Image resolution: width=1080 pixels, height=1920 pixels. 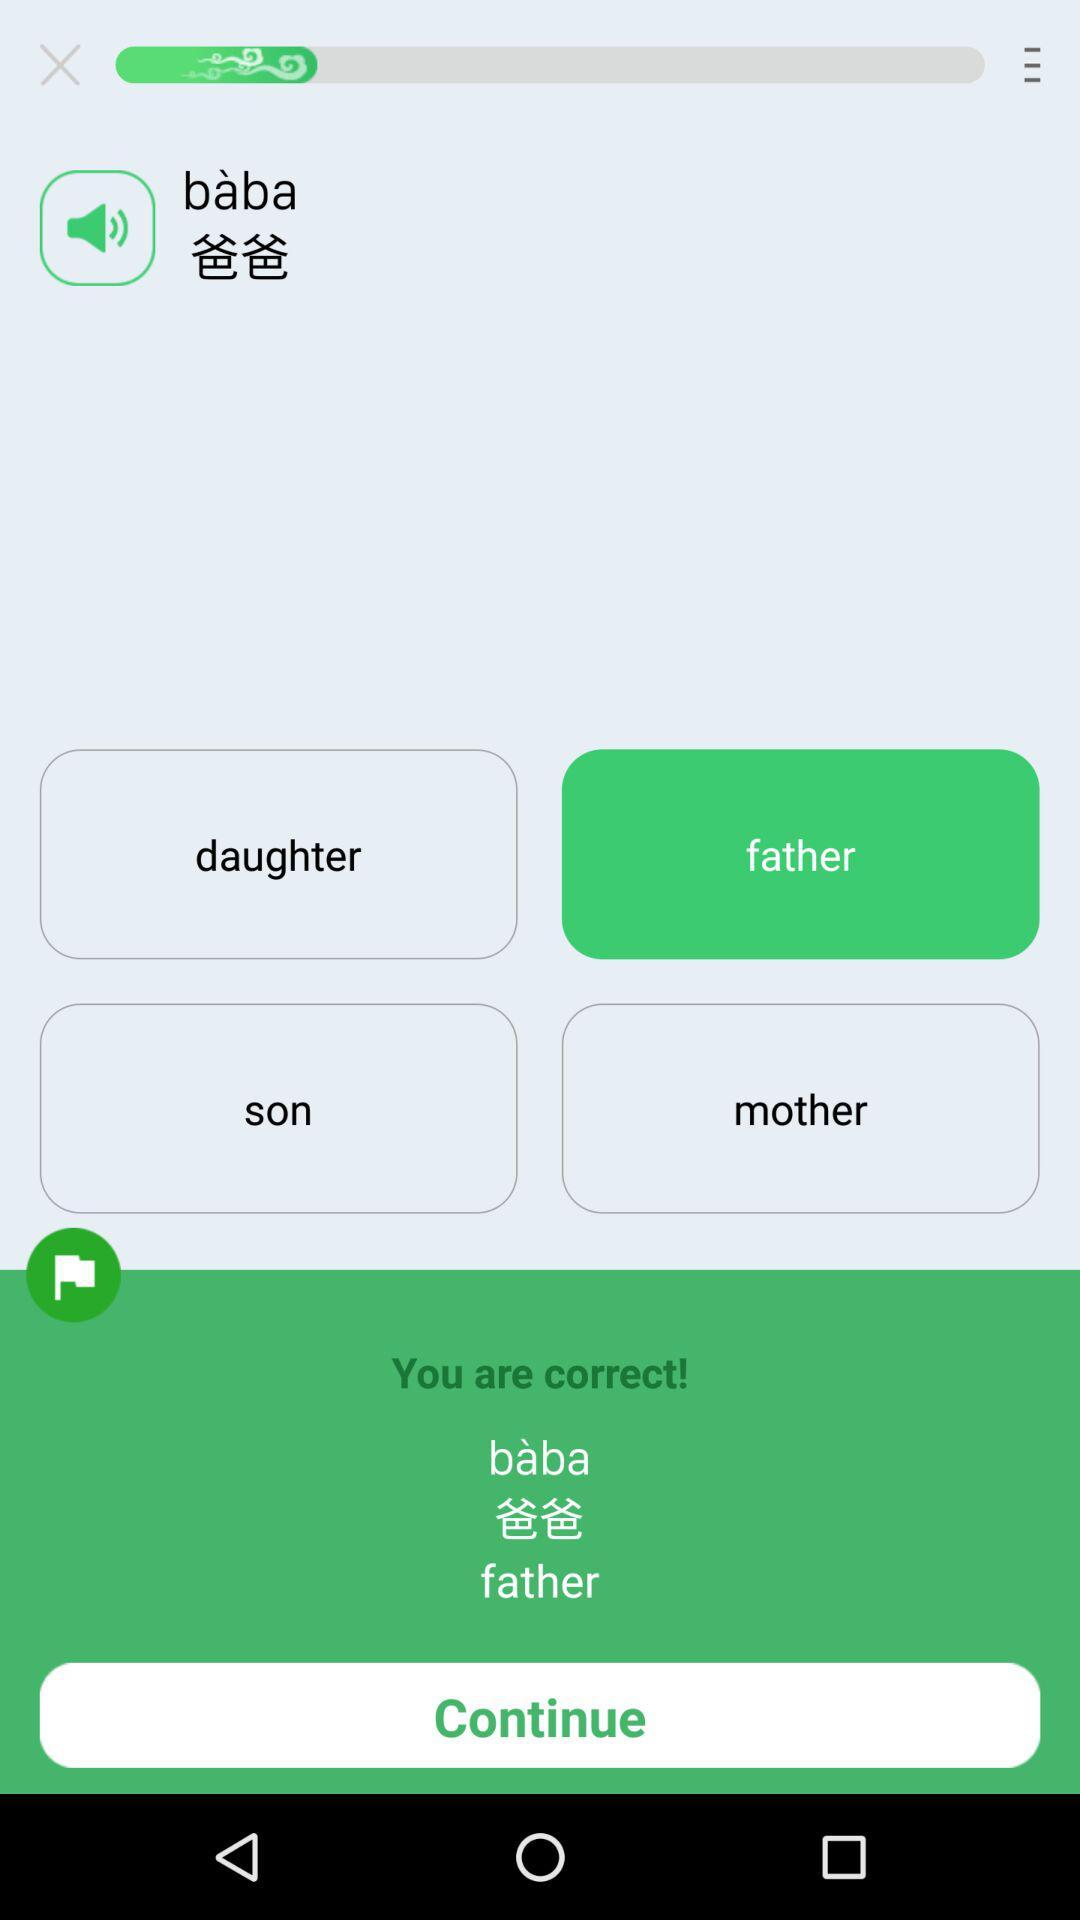 I want to click on the settings option, so click(x=67, y=64).